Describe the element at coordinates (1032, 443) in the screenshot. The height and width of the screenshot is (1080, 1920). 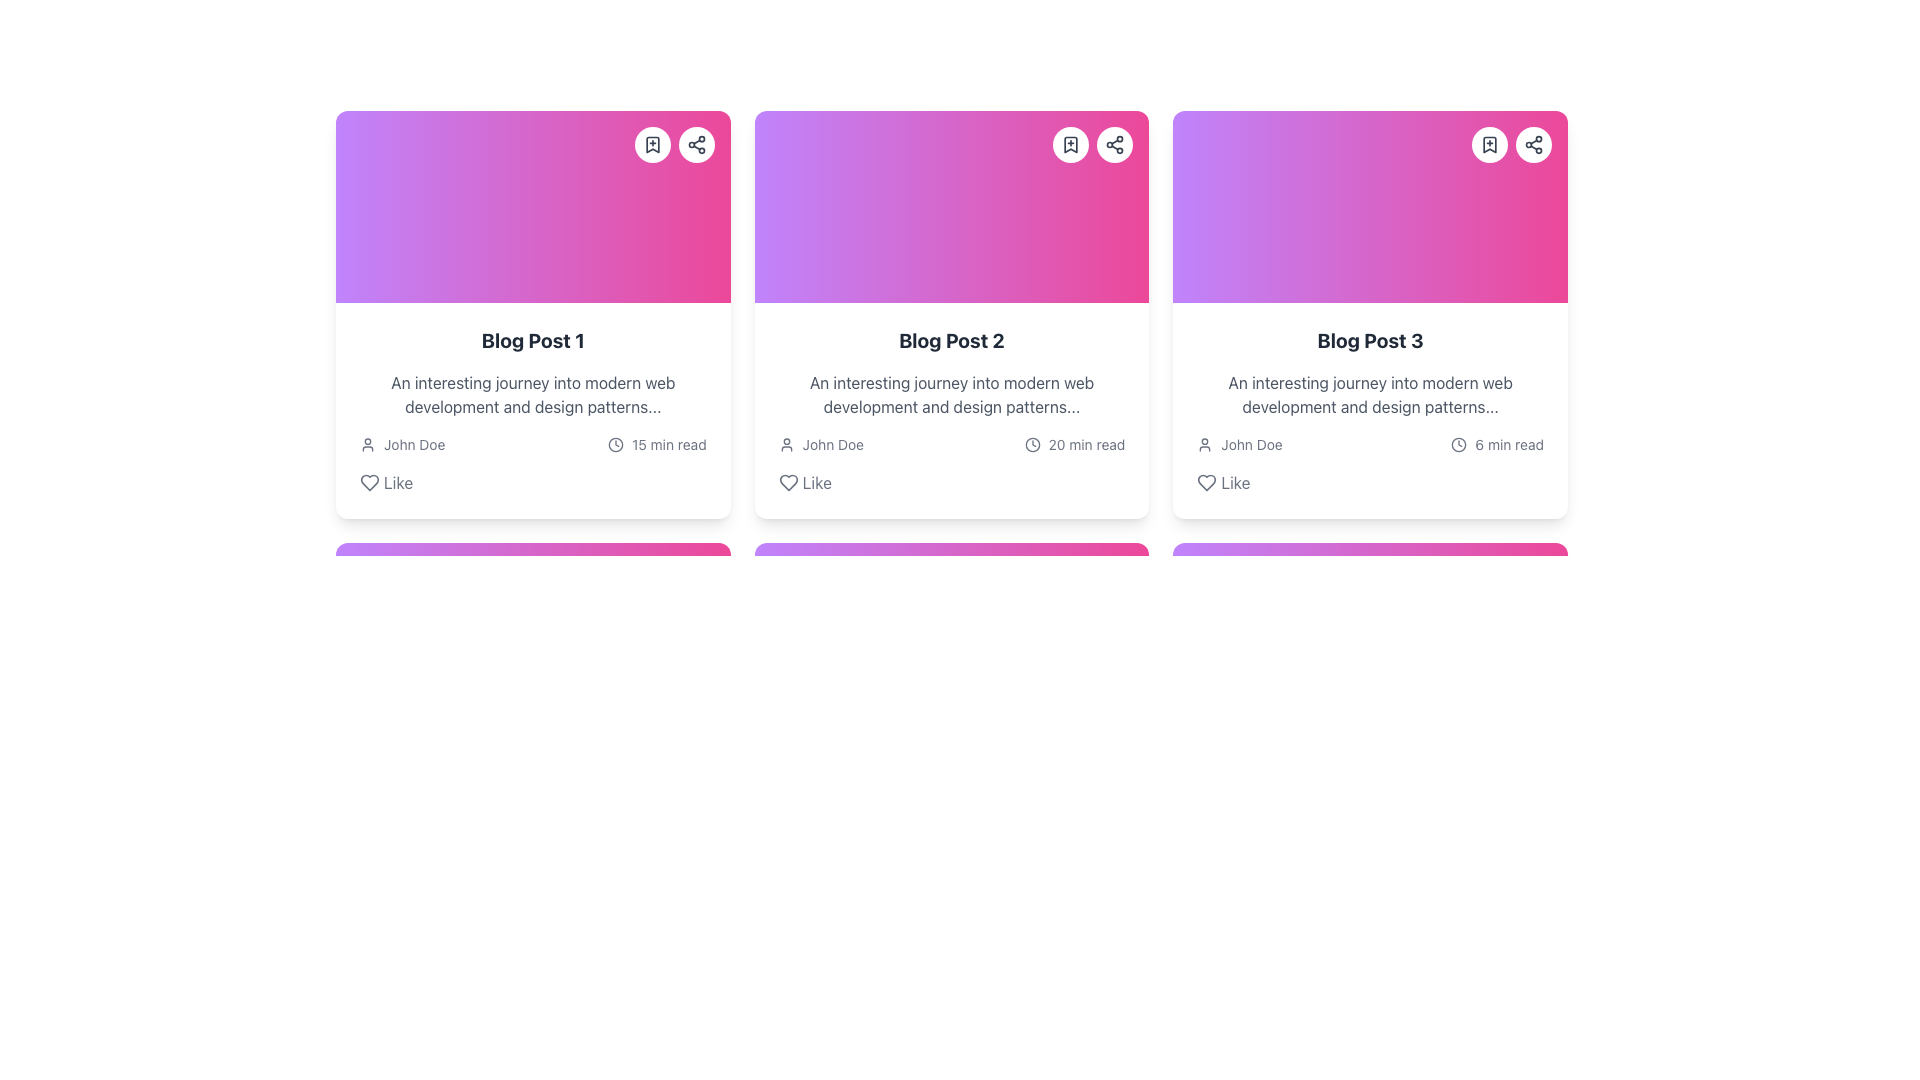
I see `the time icon located before the text '20 min read' in the footer of the 'Blog Post 2' card, depending on its interactivity` at that location.